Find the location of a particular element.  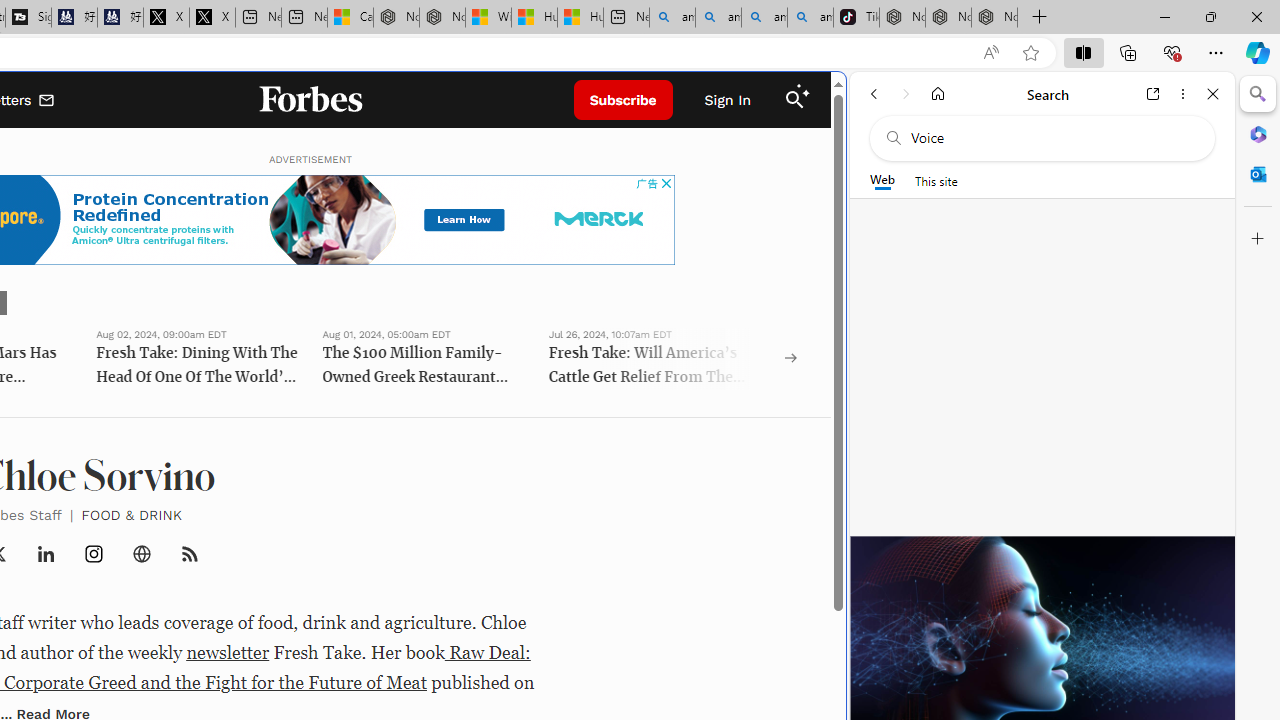

'FOOD & DRINK' is located at coordinates (130, 514).